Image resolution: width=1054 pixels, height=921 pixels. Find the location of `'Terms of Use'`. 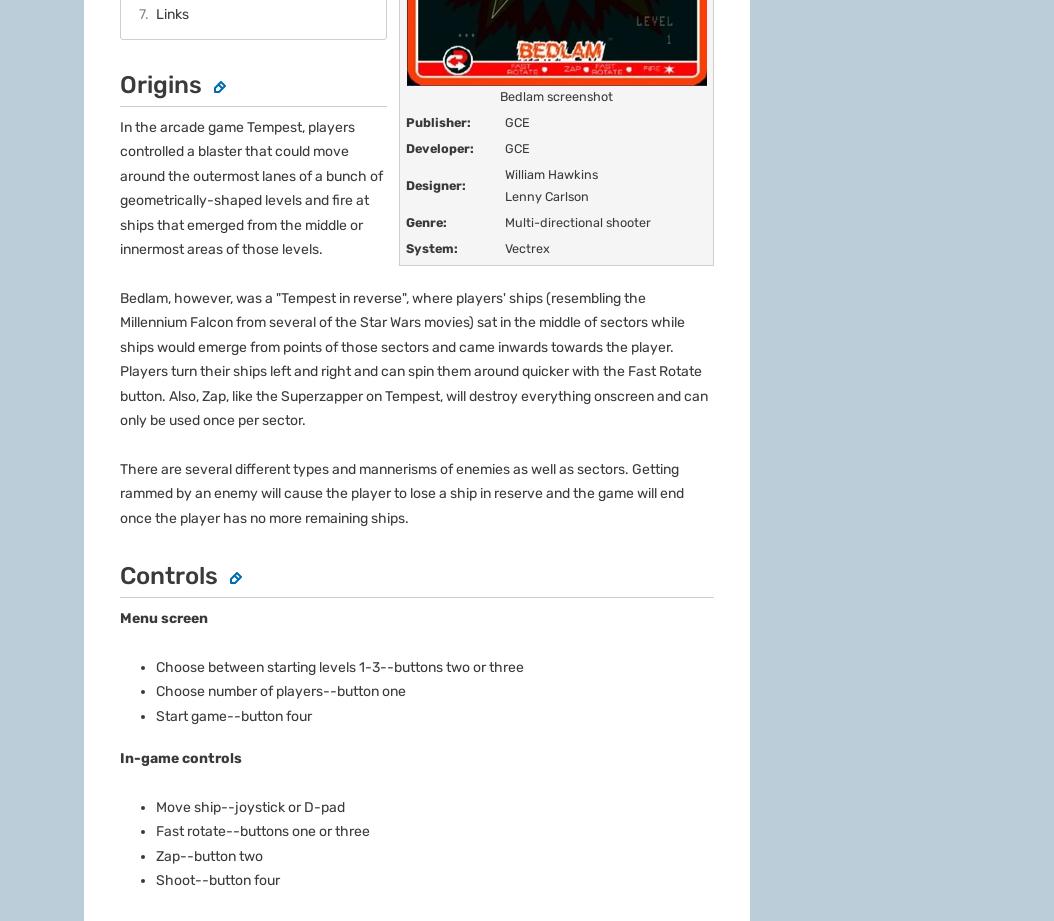

'Terms of Use' is located at coordinates (473, 371).